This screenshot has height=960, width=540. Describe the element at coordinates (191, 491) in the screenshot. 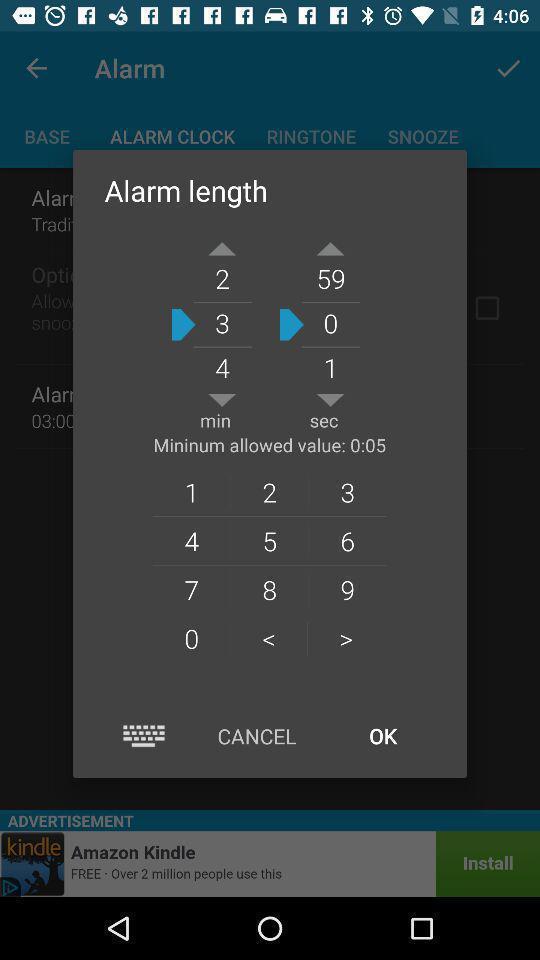

I see `the item below the mininum allowed value` at that location.